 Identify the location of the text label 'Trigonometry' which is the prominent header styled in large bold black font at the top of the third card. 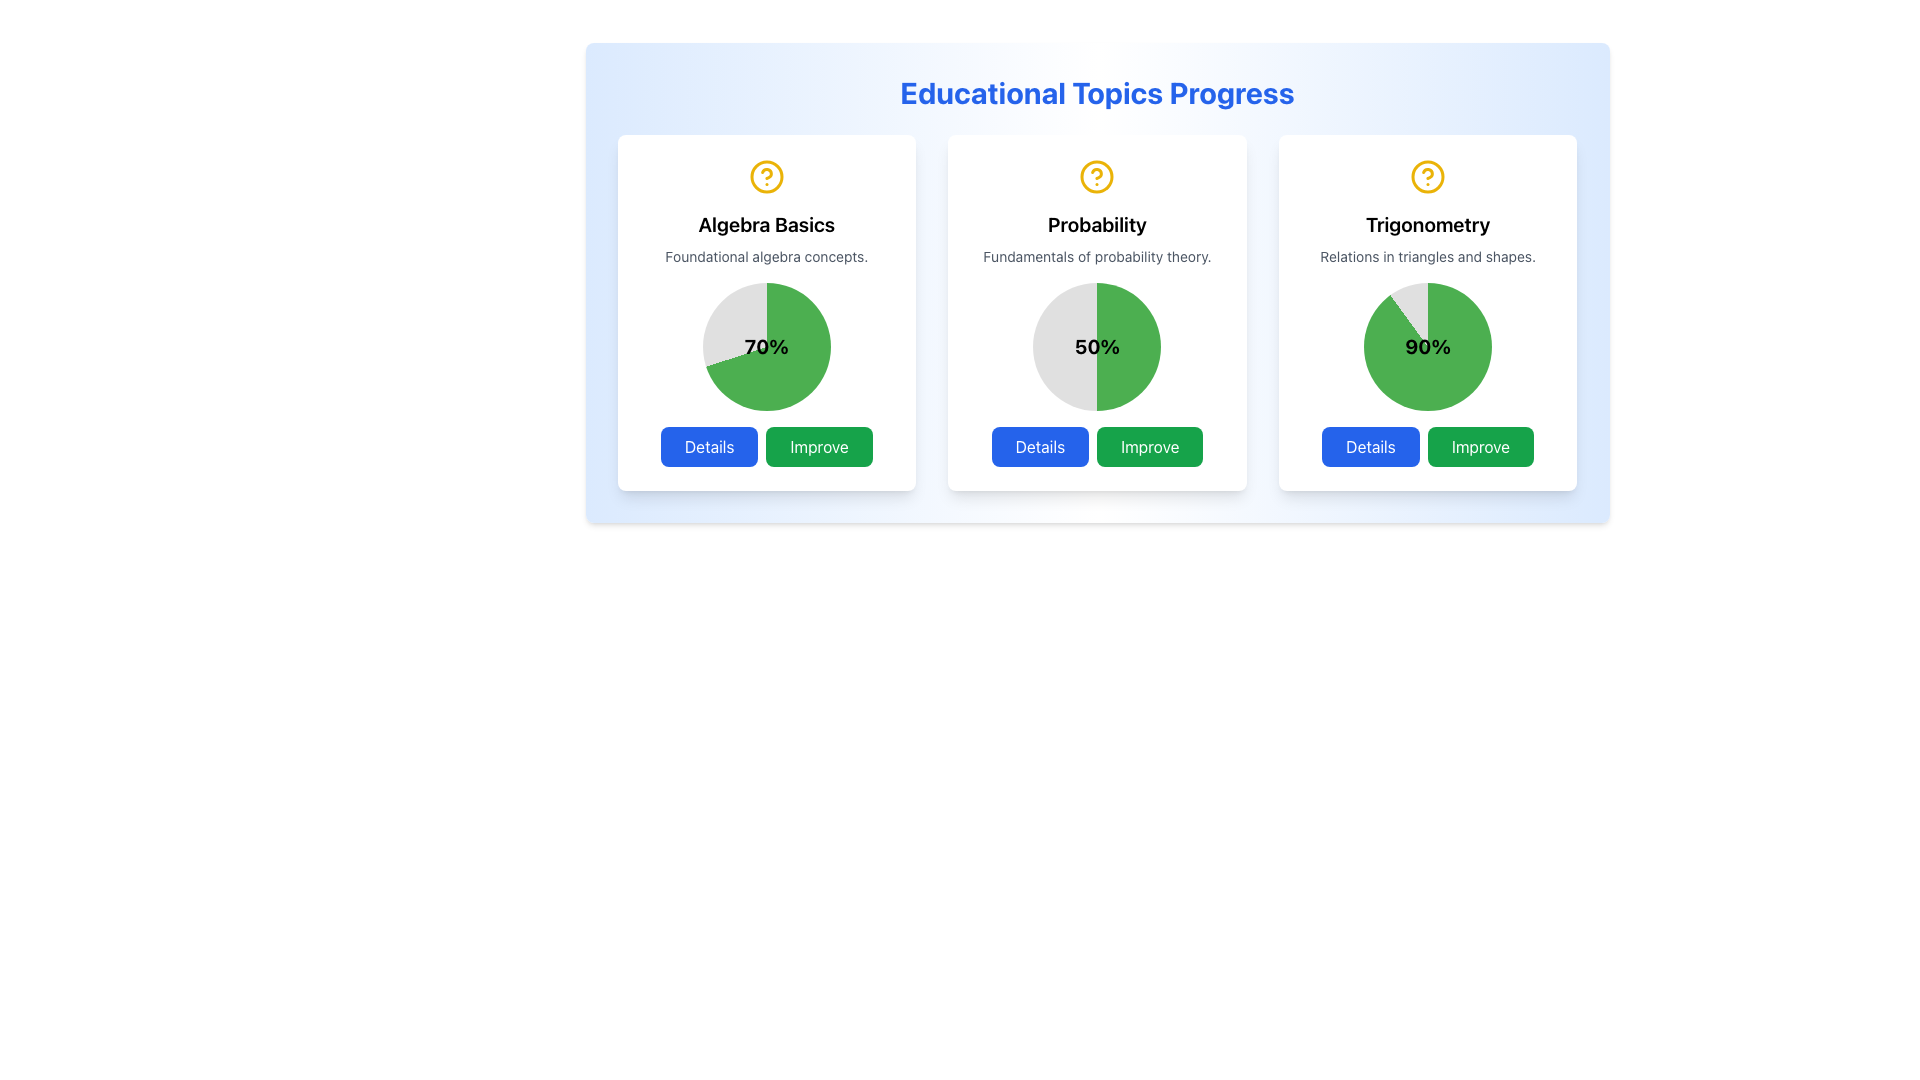
(1427, 224).